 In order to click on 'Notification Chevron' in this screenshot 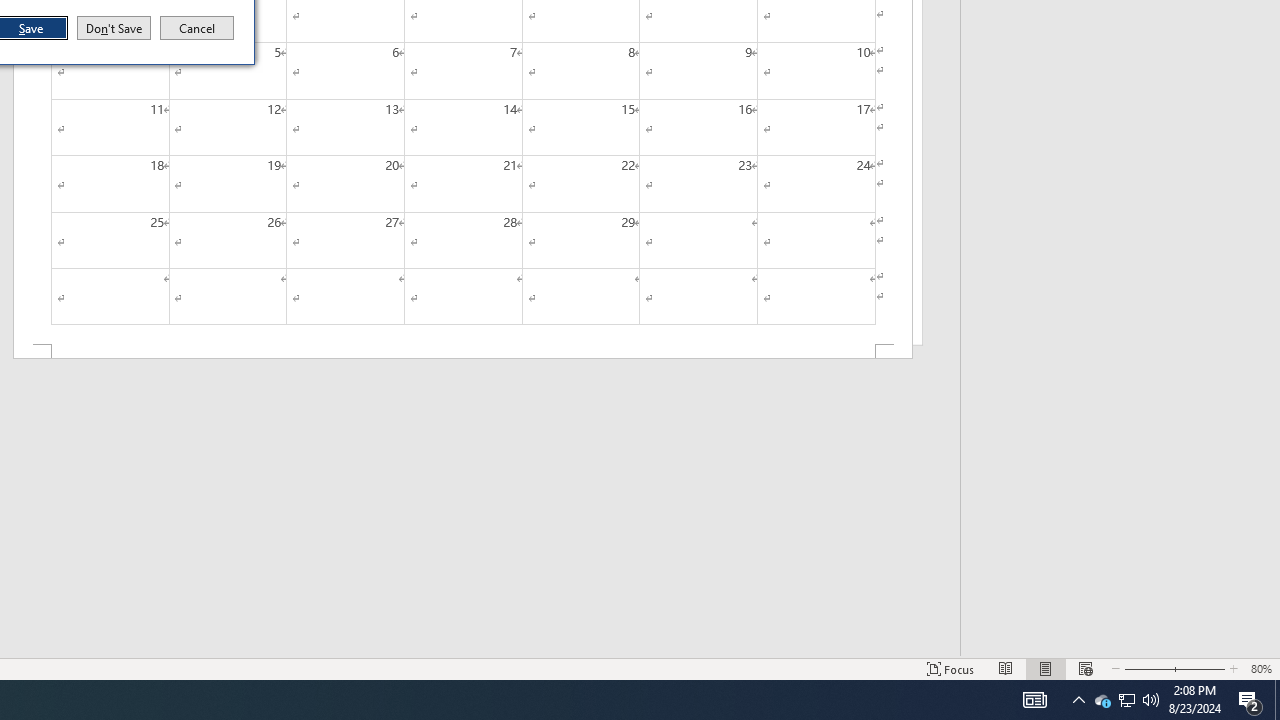, I will do `click(1078, 698)`.